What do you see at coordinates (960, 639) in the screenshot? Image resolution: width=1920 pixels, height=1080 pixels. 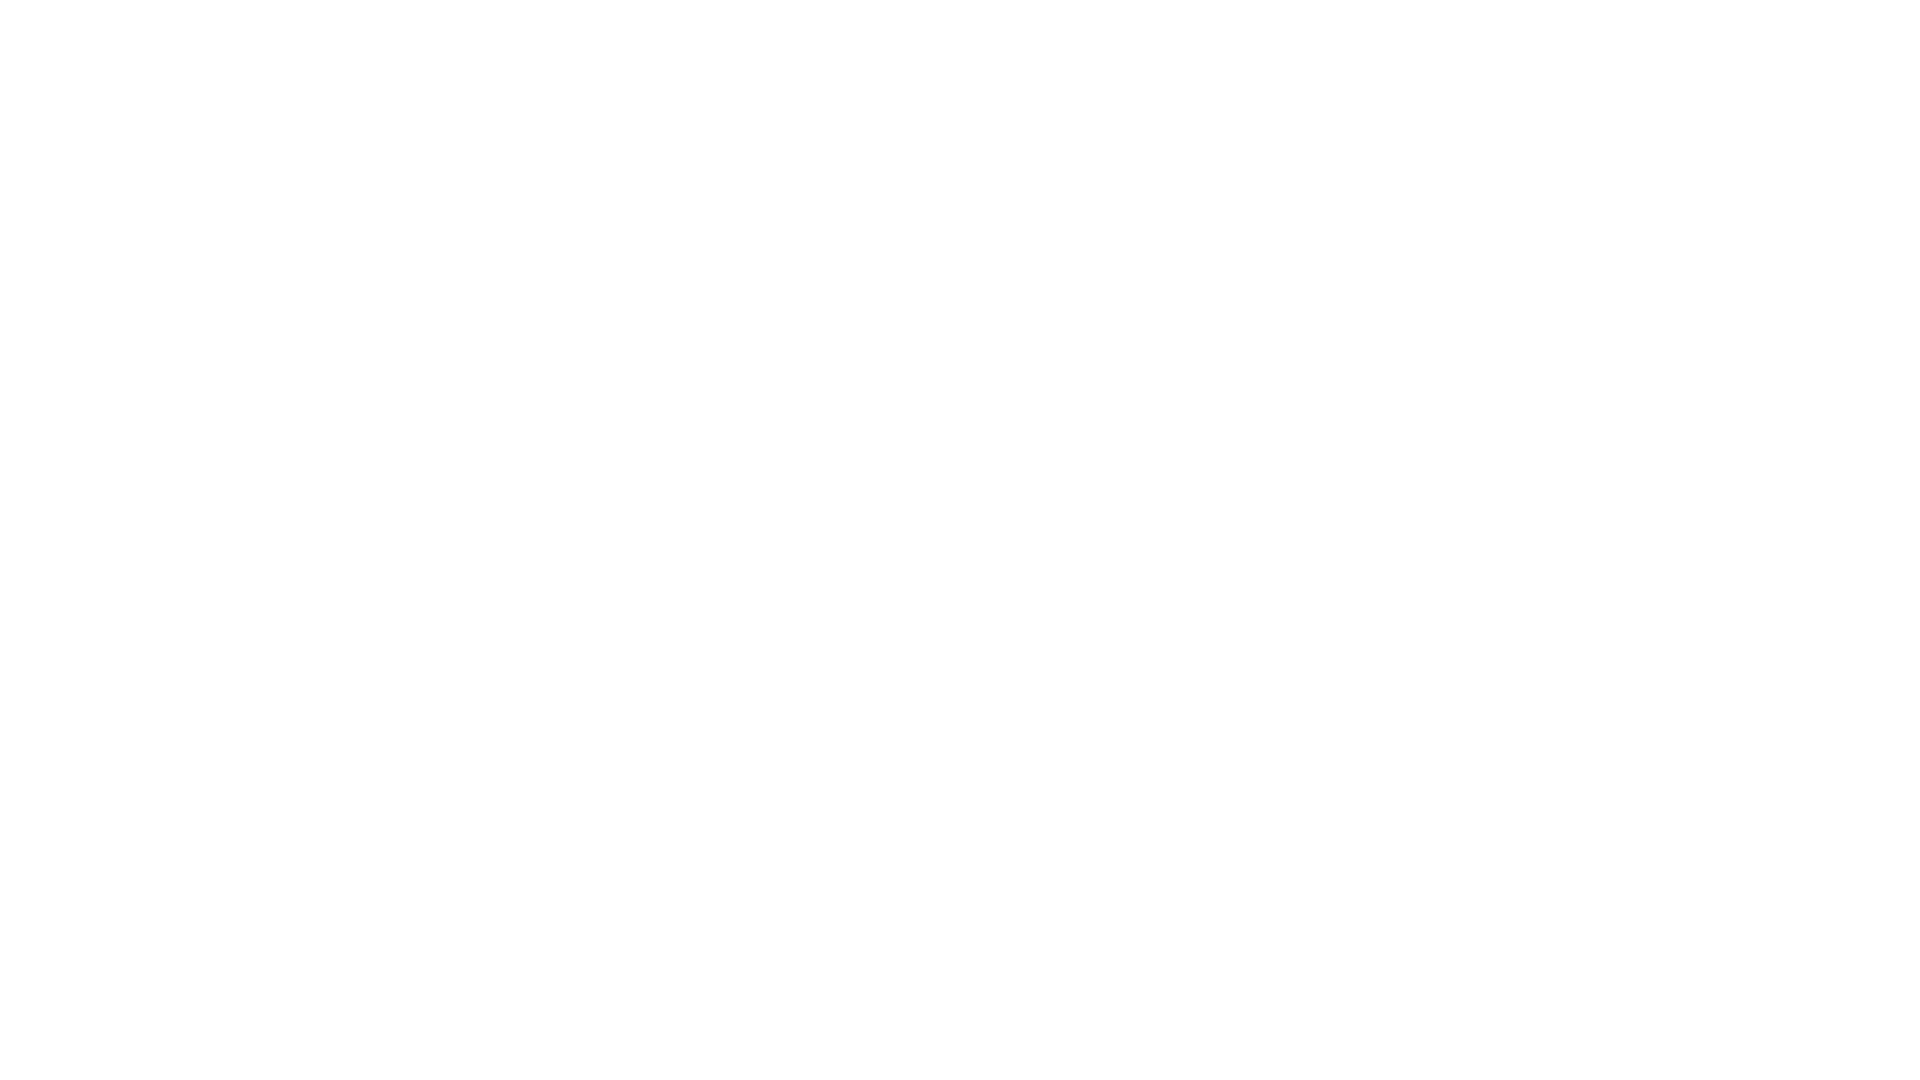 I see `Go` at bounding box center [960, 639].